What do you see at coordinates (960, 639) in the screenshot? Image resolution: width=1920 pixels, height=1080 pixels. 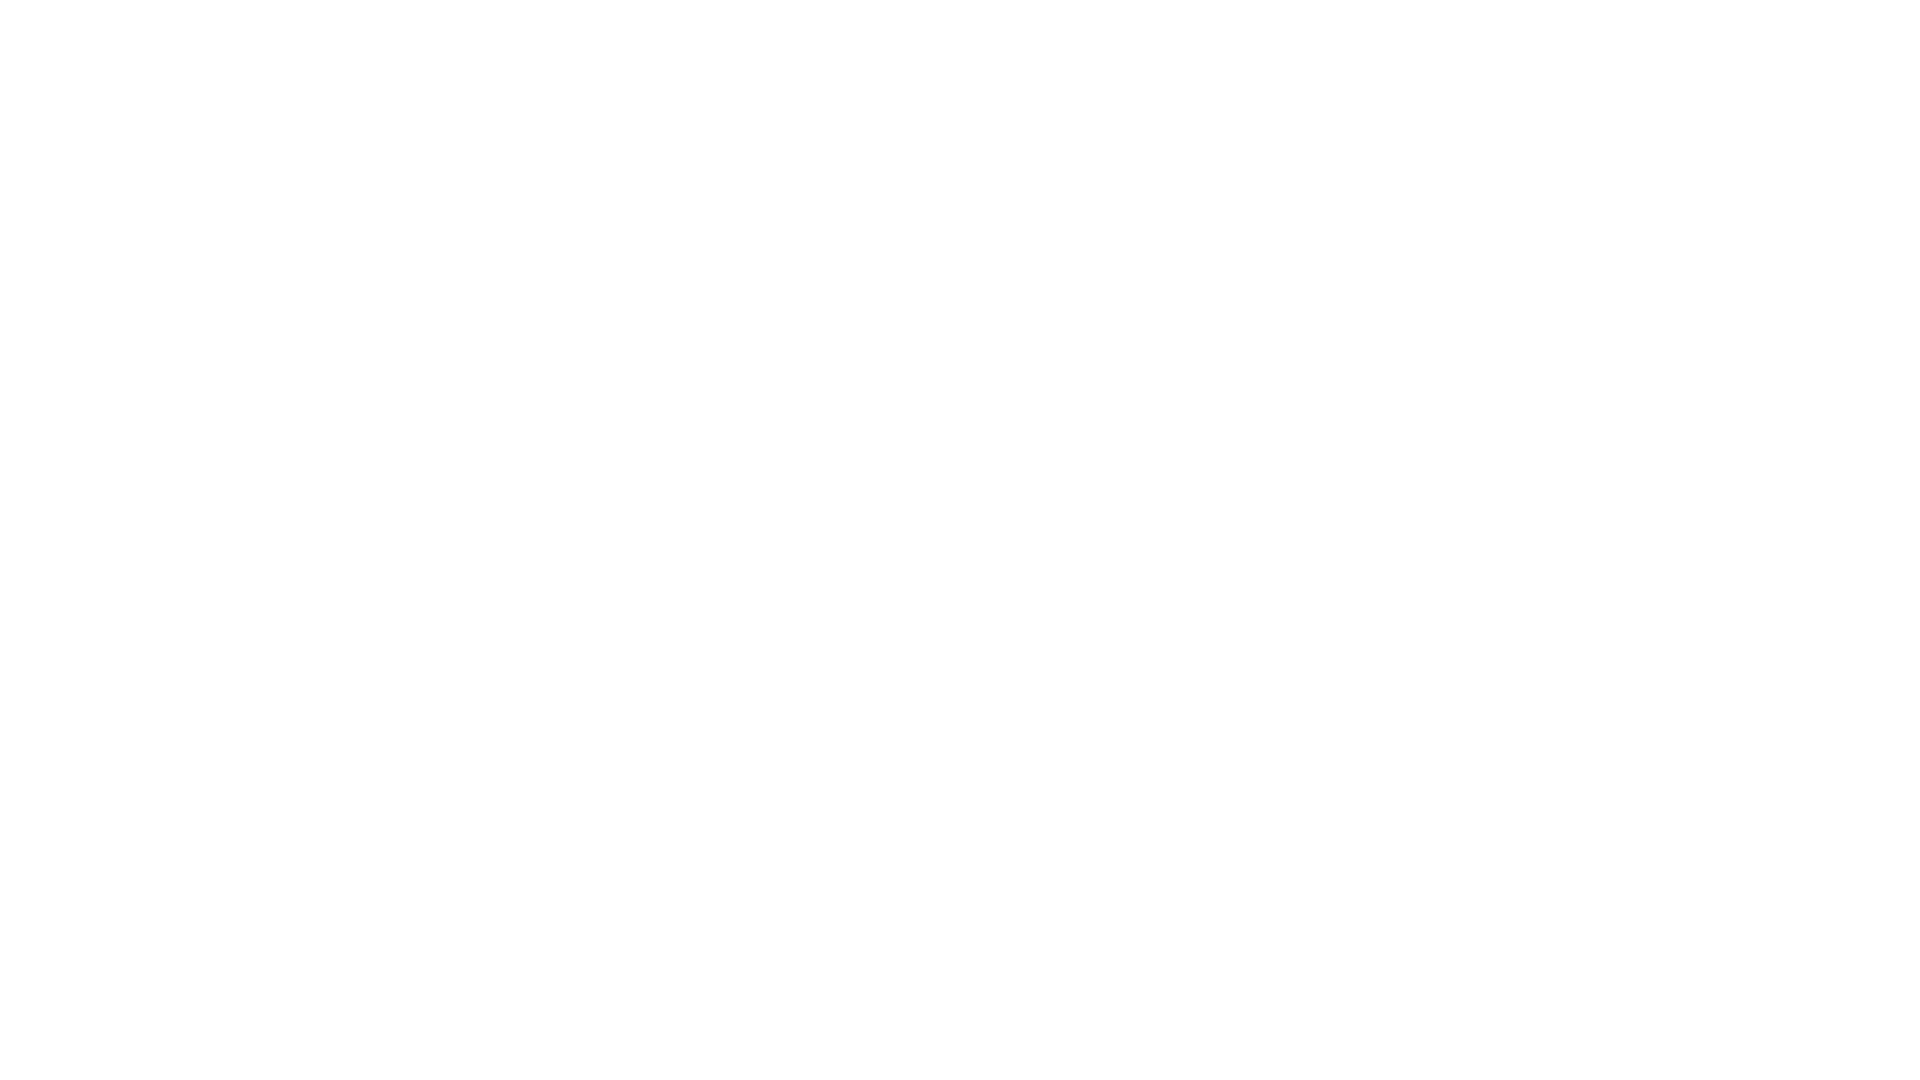 I see `Go` at bounding box center [960, 639].